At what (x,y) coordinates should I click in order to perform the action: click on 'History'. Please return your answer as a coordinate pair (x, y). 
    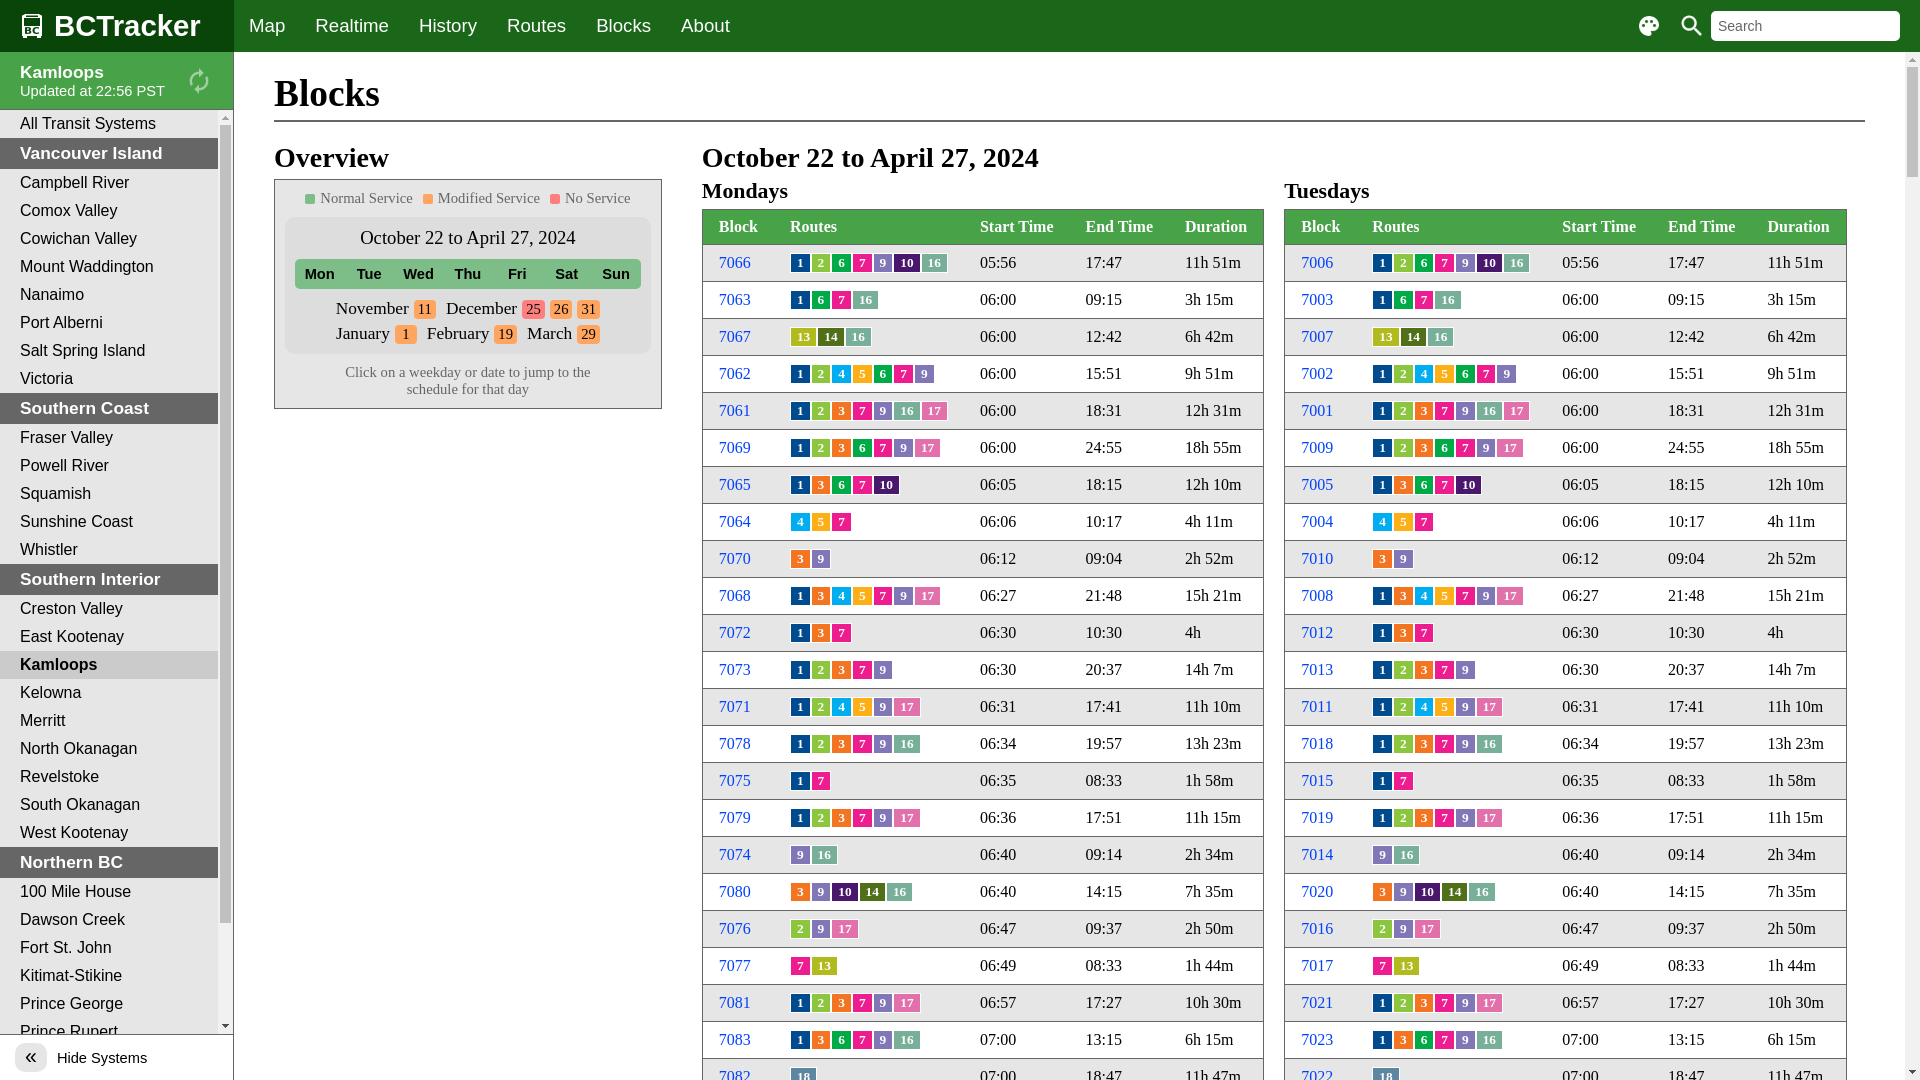
    Looking at the image, I should click on (402, 26).